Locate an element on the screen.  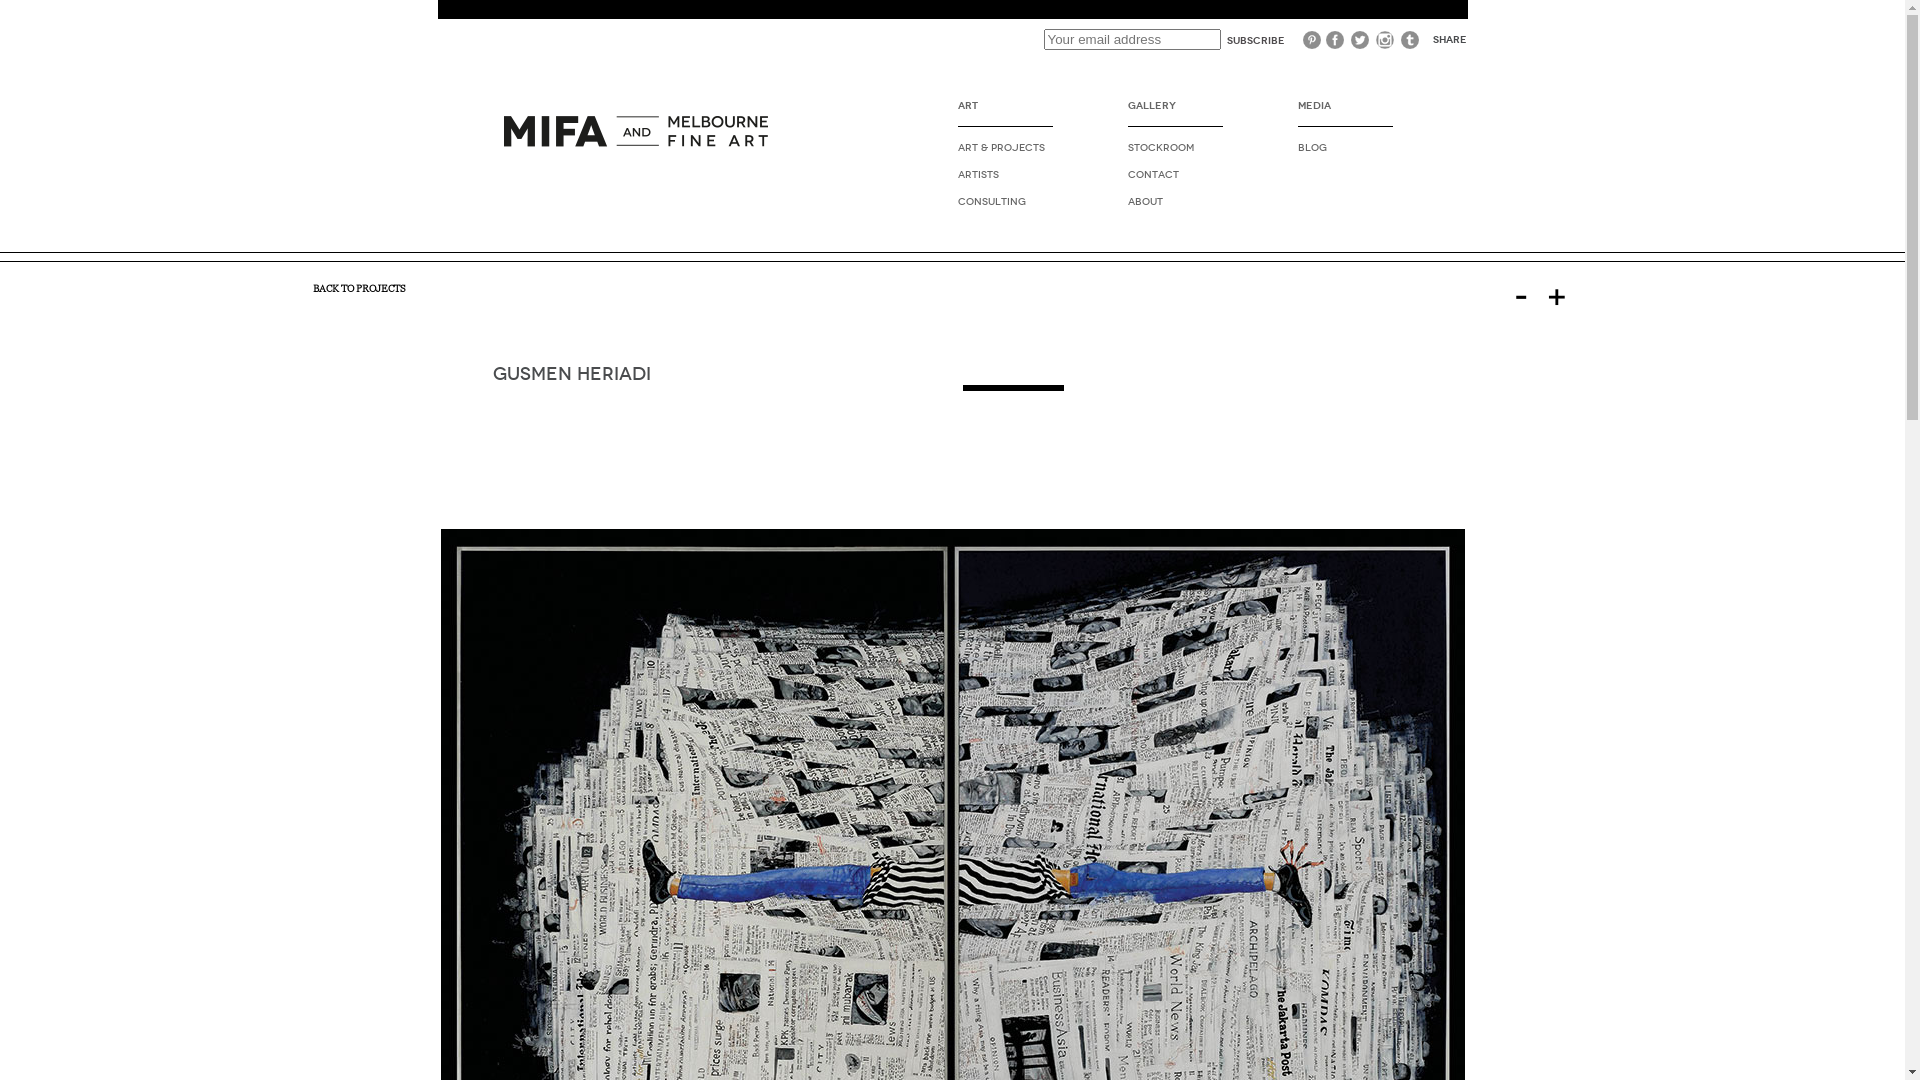
'Twitter' is located at coordinates (1359, 39).